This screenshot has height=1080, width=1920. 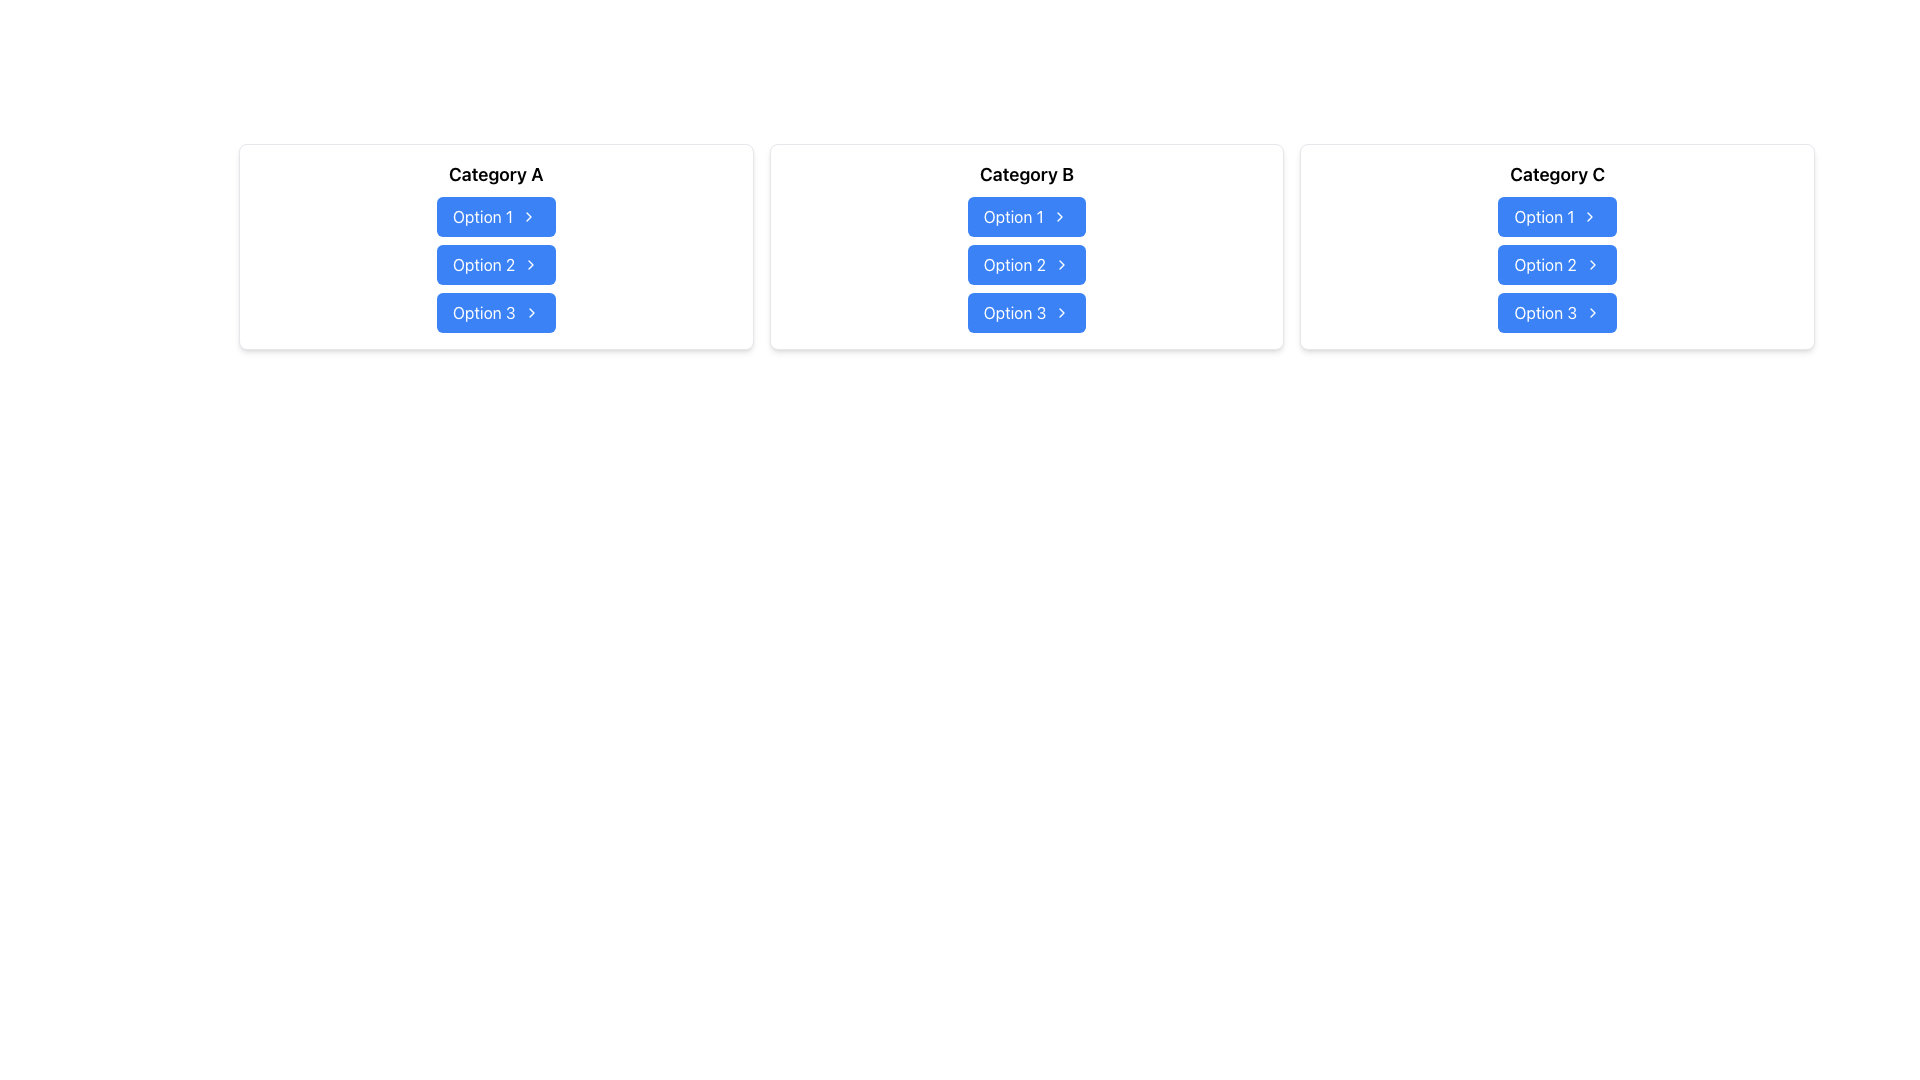 I want to click on the blue button labeled 'Option 1' with a right-pointing arrow icon under the 'Category A' heading, so click(x=495, y=216).